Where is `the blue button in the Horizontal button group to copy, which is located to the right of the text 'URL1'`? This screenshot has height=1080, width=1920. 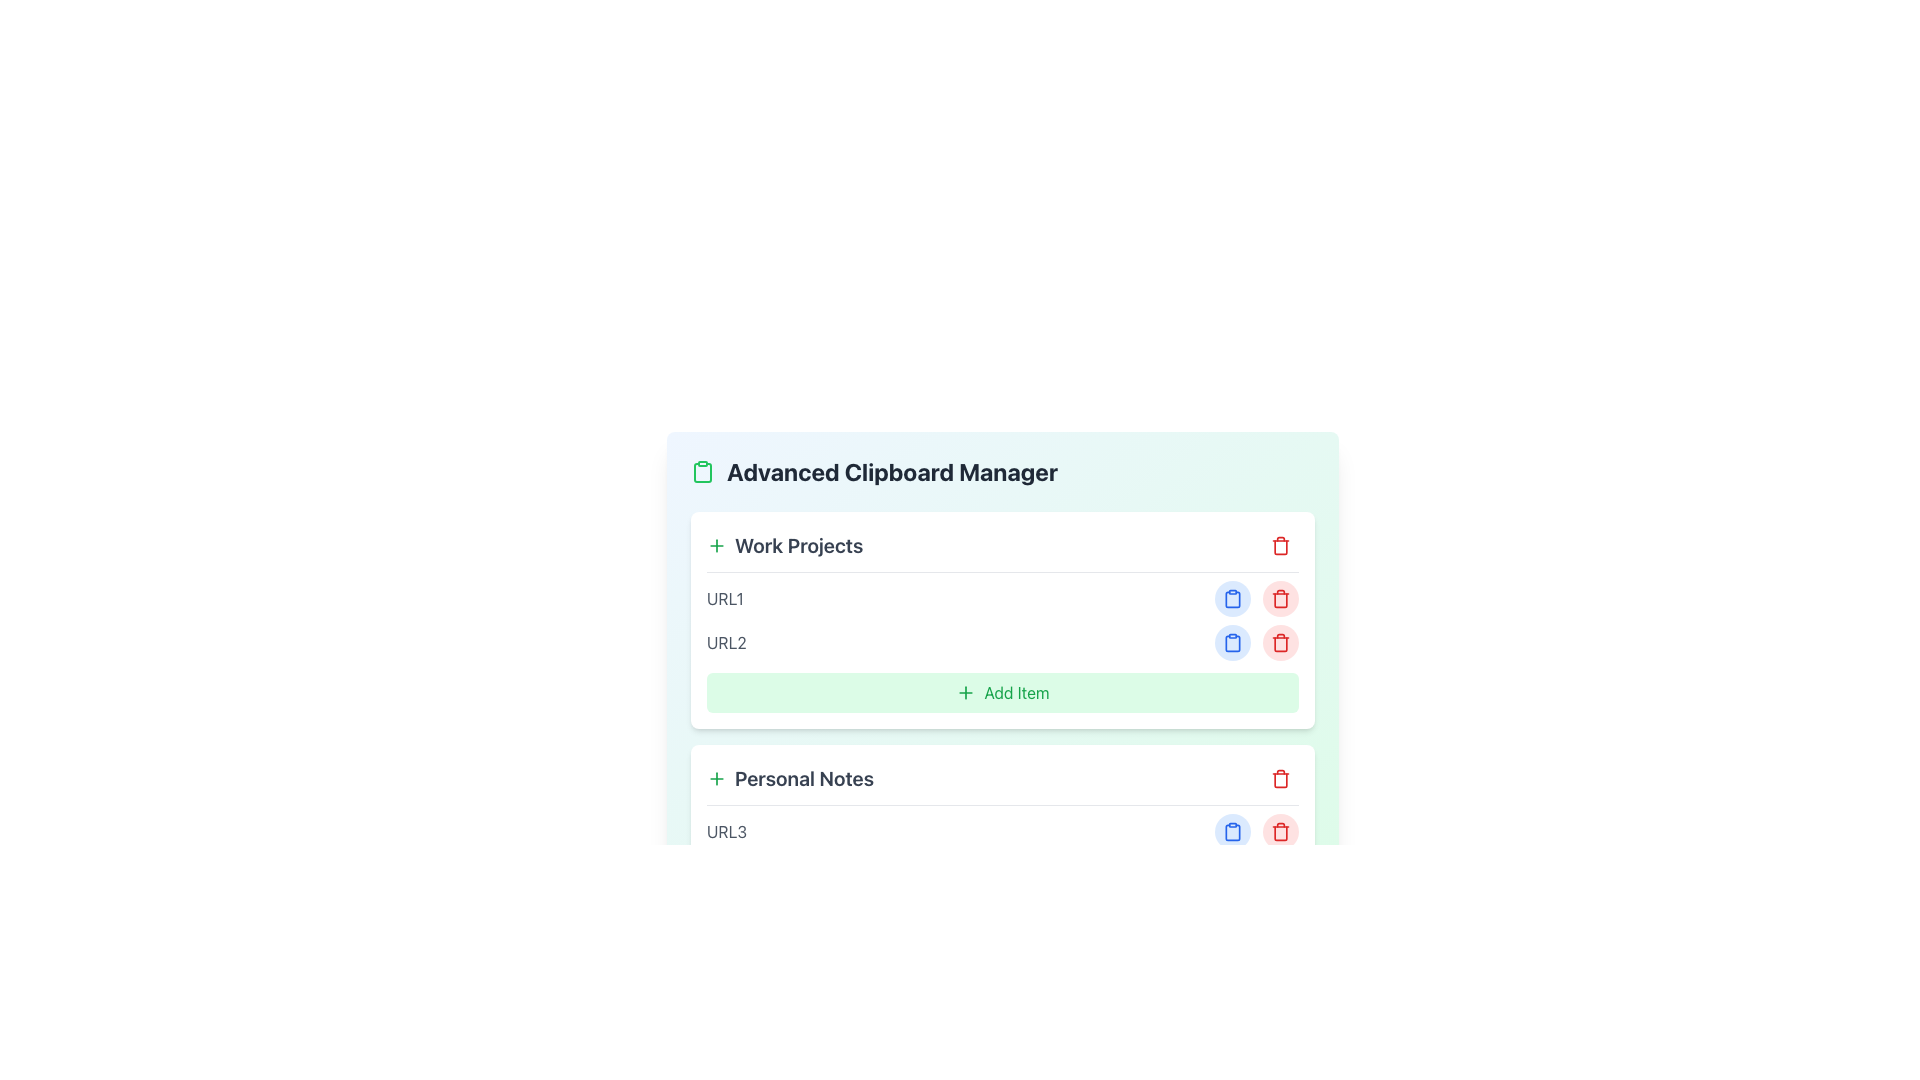
the blue button in the Horizontal button group to copy, which is located to the right of the text 'URL1' is located at coordinates (1256, 597).